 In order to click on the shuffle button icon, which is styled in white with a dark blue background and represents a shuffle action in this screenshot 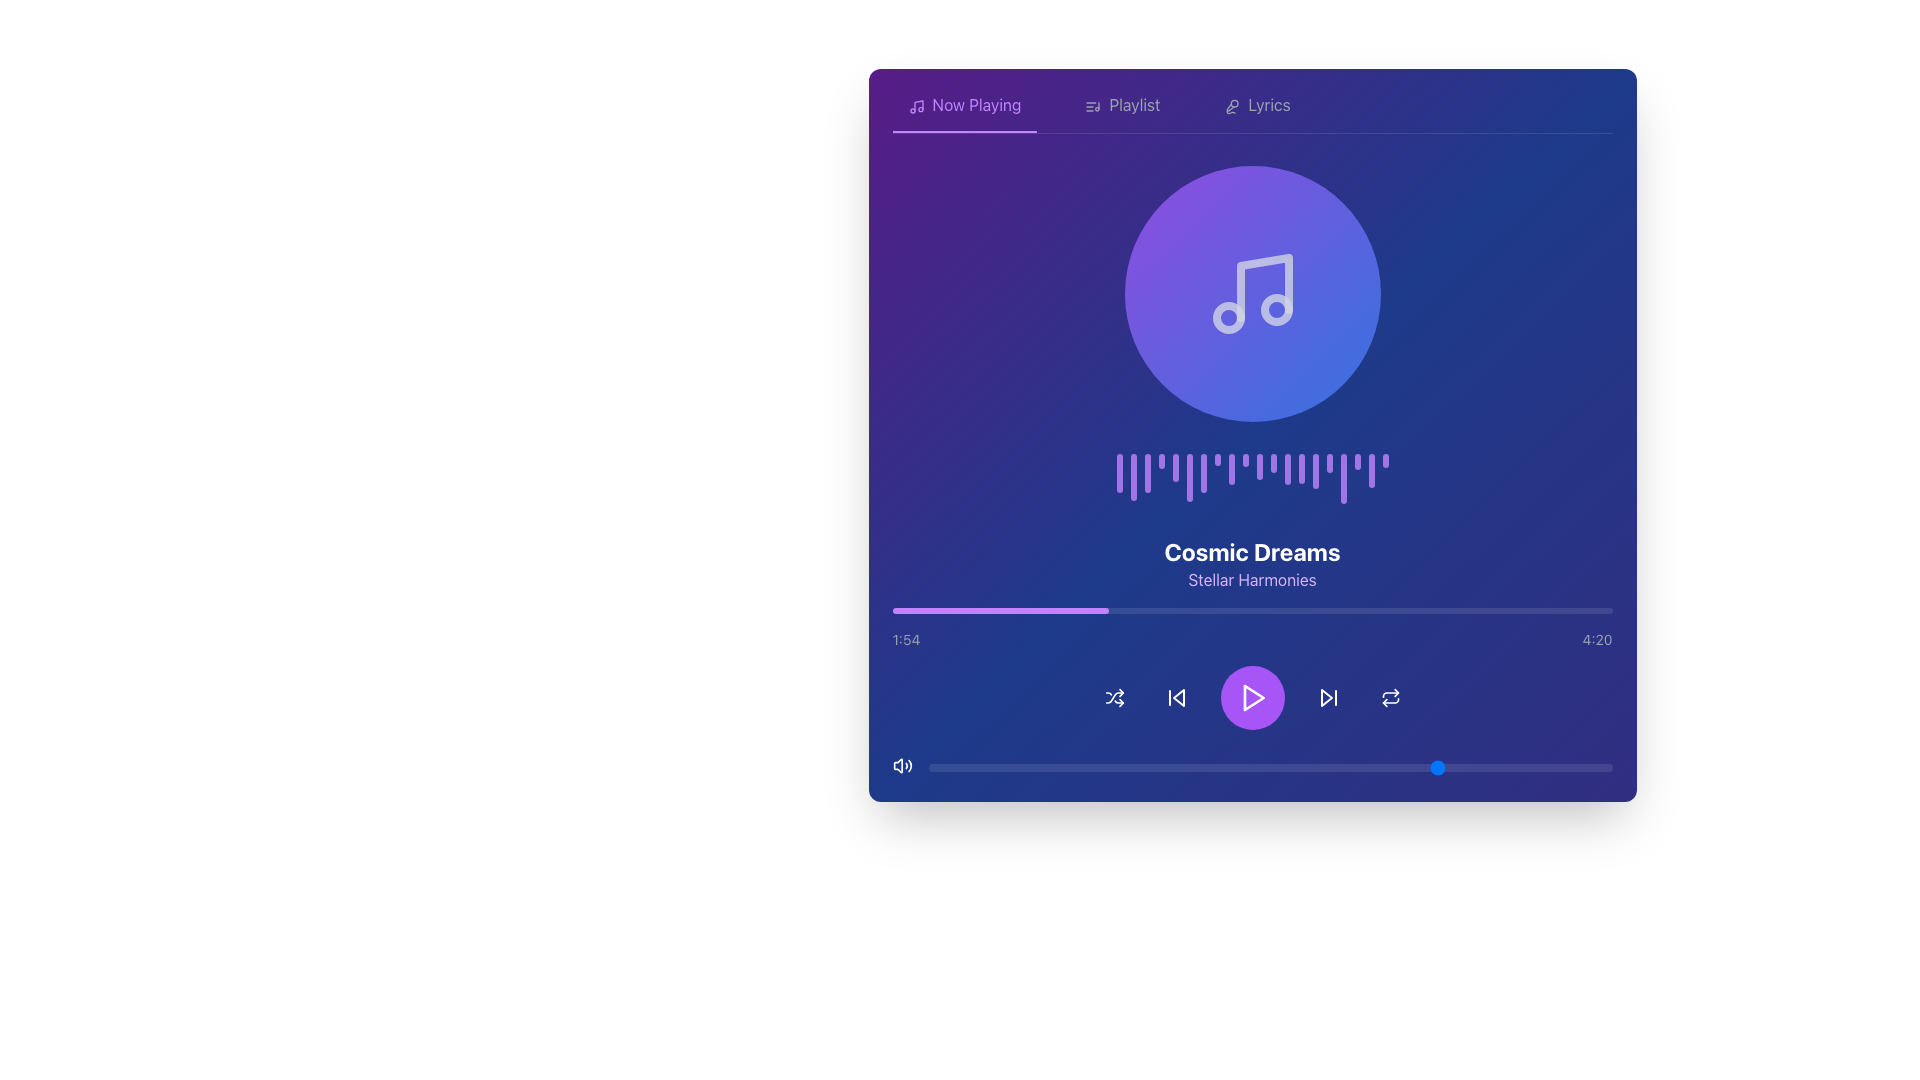, I will do `click(1113, 697)`.